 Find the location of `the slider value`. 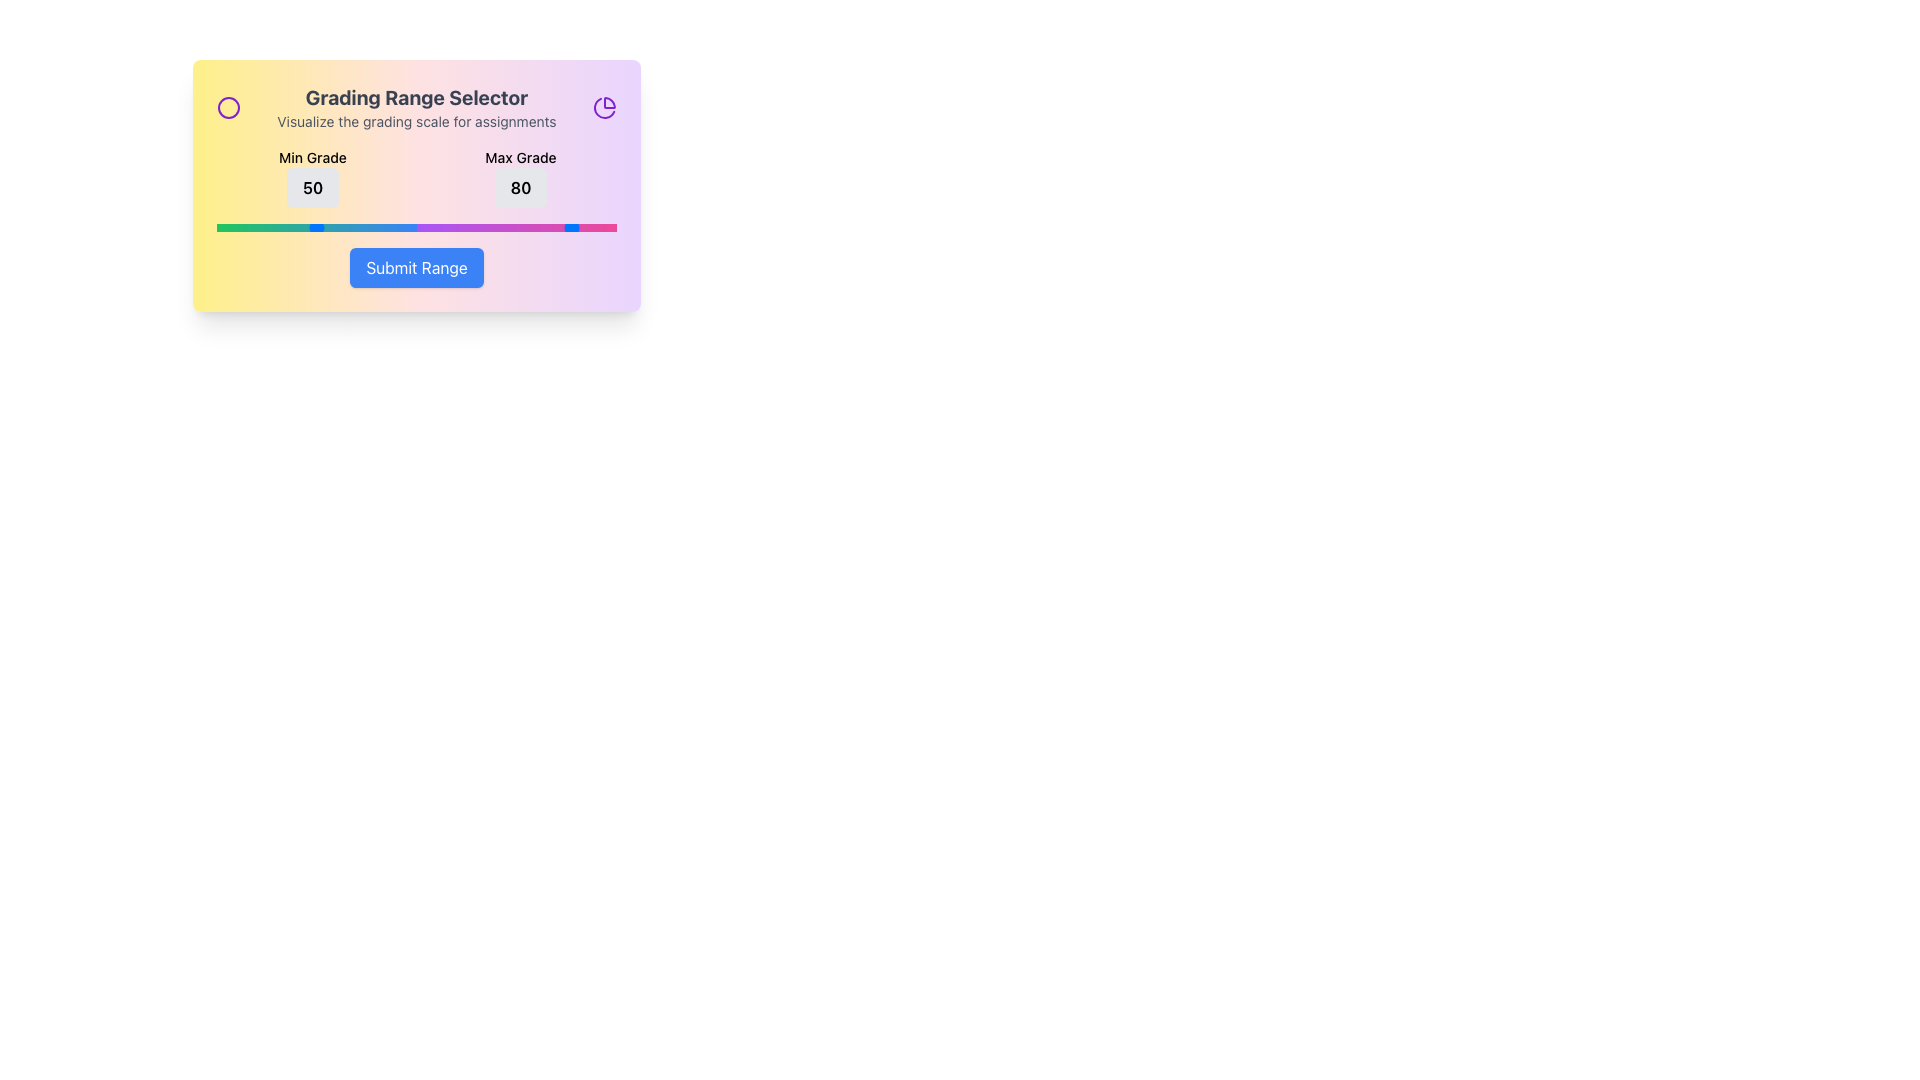

the slider value is located at coordinates (518, 226).